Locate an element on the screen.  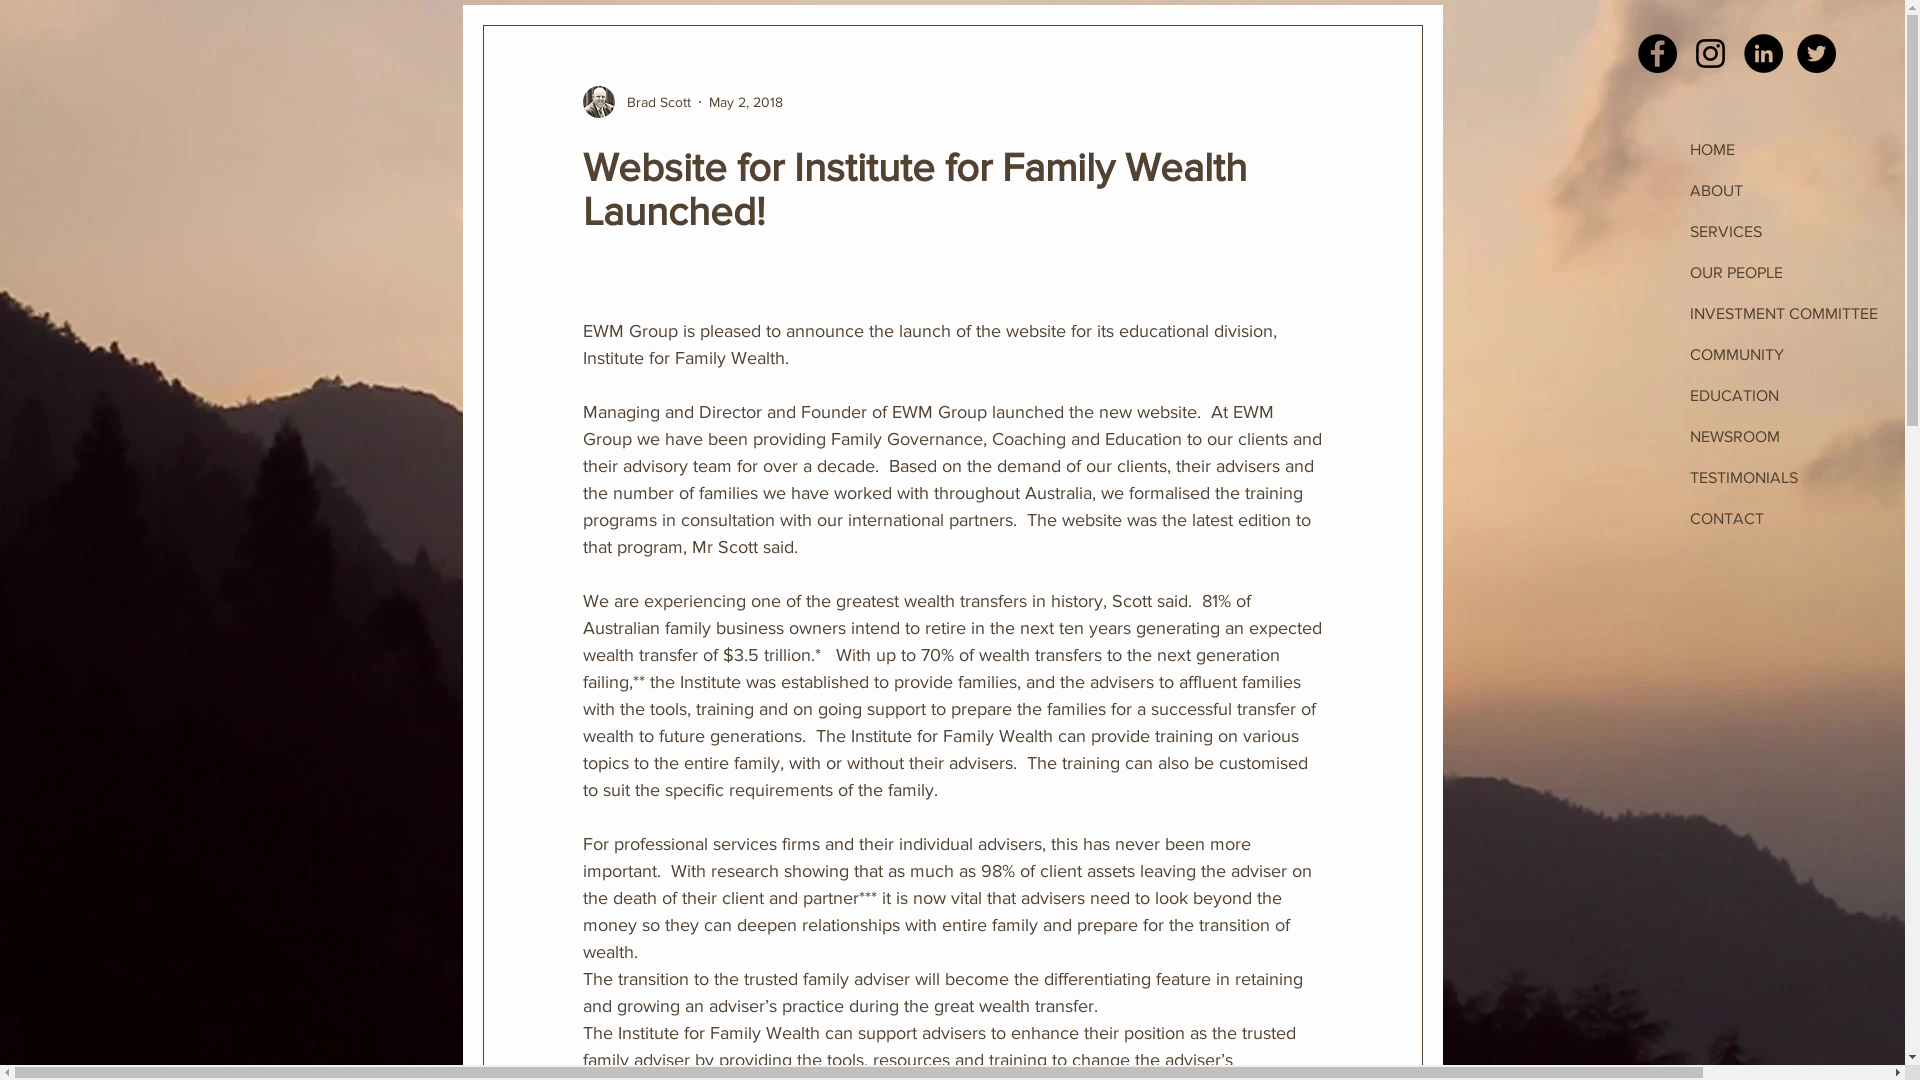
'EDUCATION' is located at coordinates (1796, 395).